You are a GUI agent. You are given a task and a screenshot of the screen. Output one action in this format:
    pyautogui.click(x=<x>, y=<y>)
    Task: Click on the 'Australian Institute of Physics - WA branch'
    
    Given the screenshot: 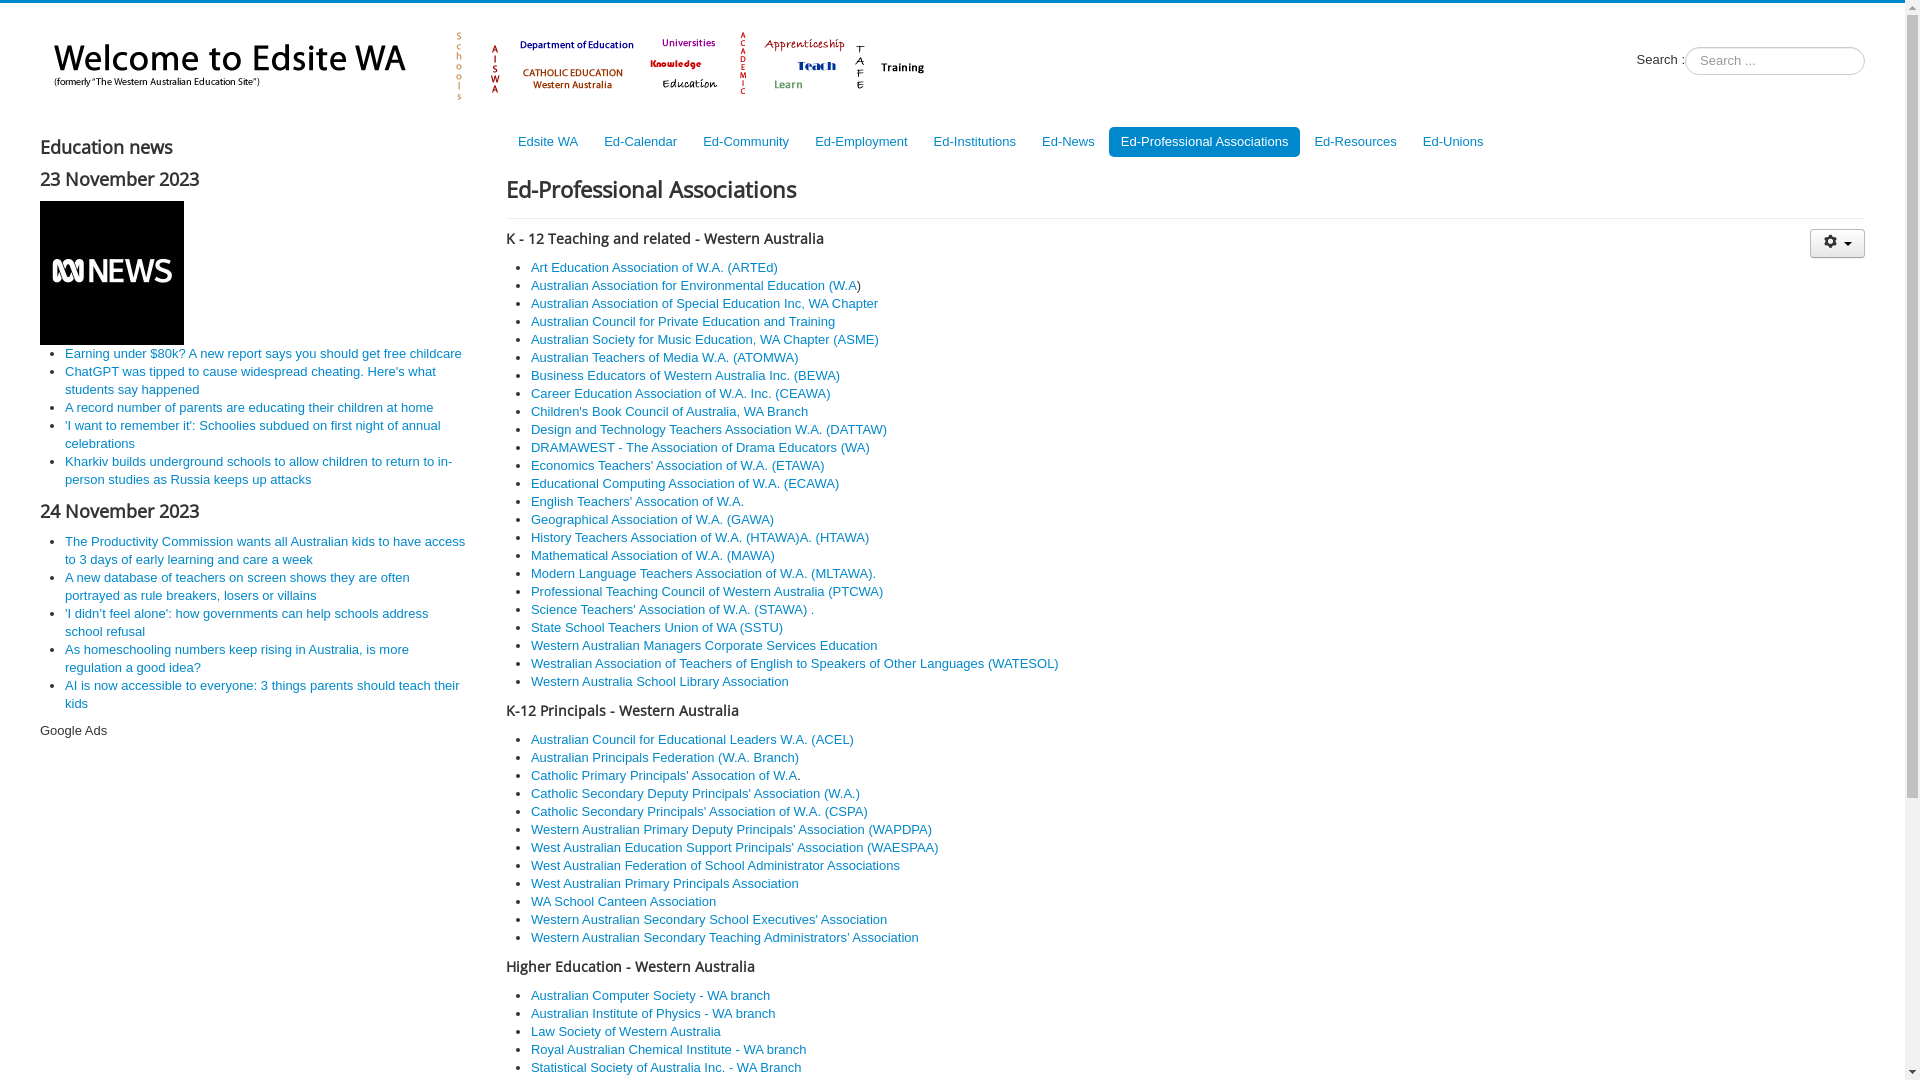 What is the action you would take?
    pyautogui.click(x=652, y=1013)
    